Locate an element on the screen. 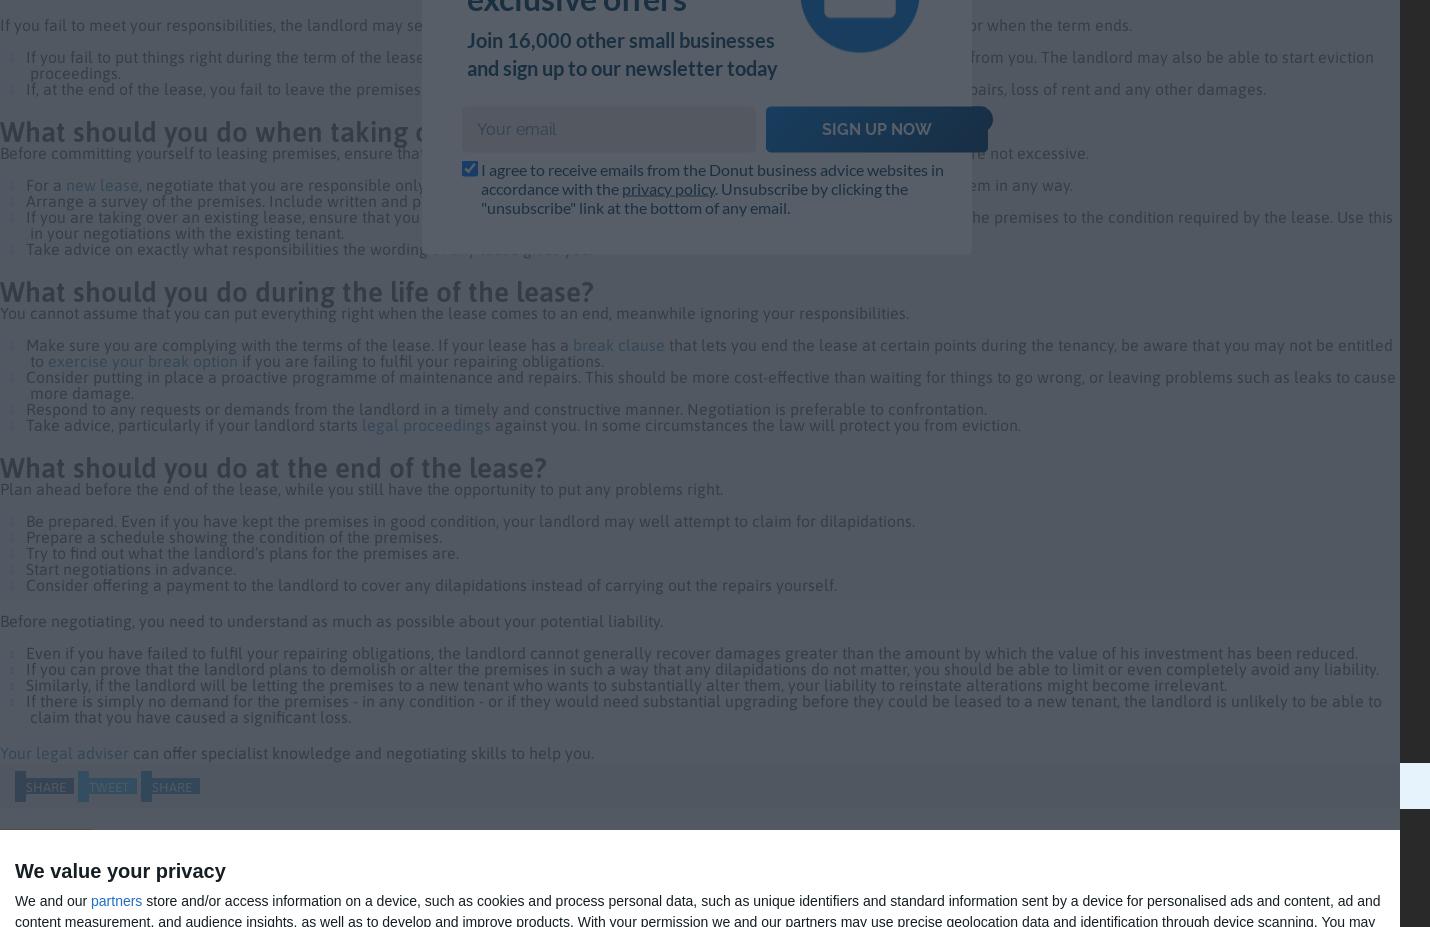 Image resolution: width=1430 pixels, height=927 pixels. 'Prepare a schedule showing the condition of the premises.' is located at coordinates (231, 537).